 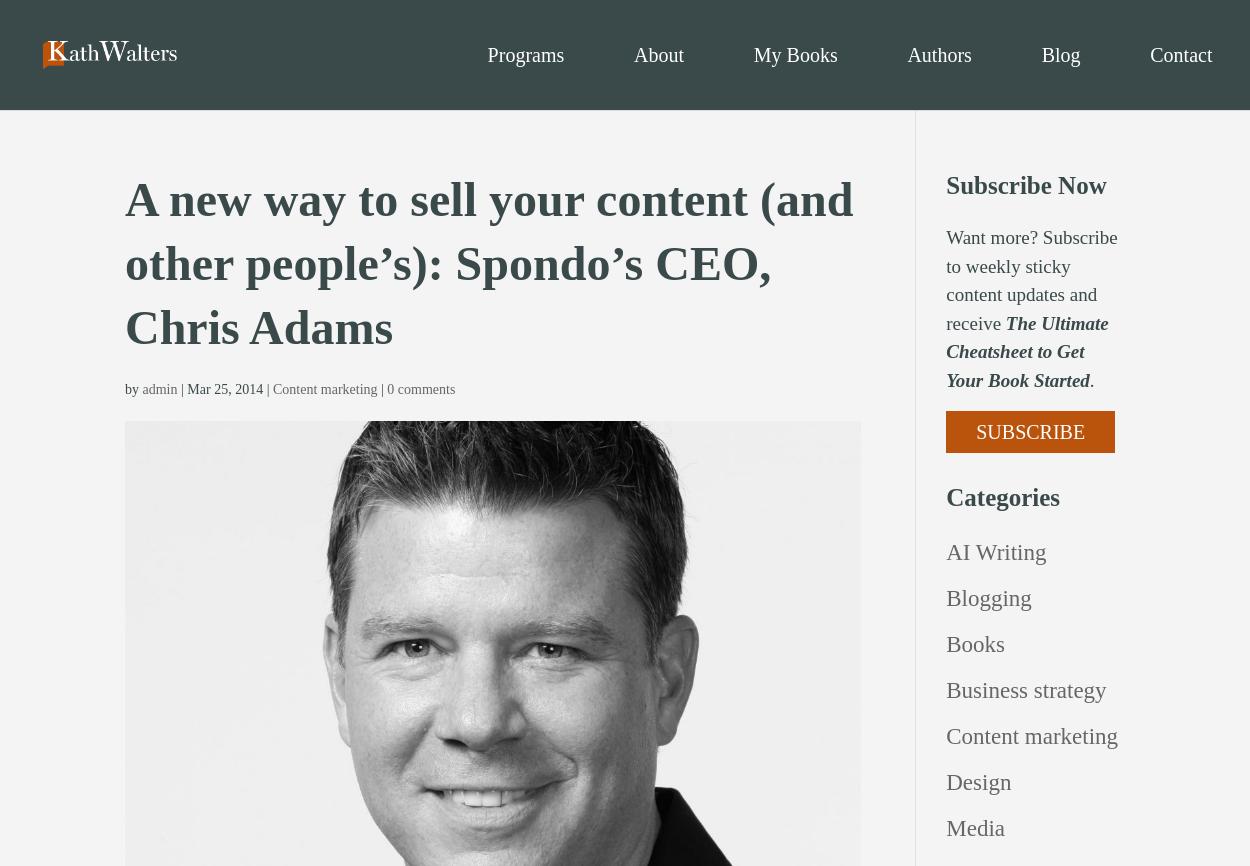 What do you see at coordinates (224, 388) in the screenshot?
I see `'Mar 25, 2014'` at bounding box center [224, 388].